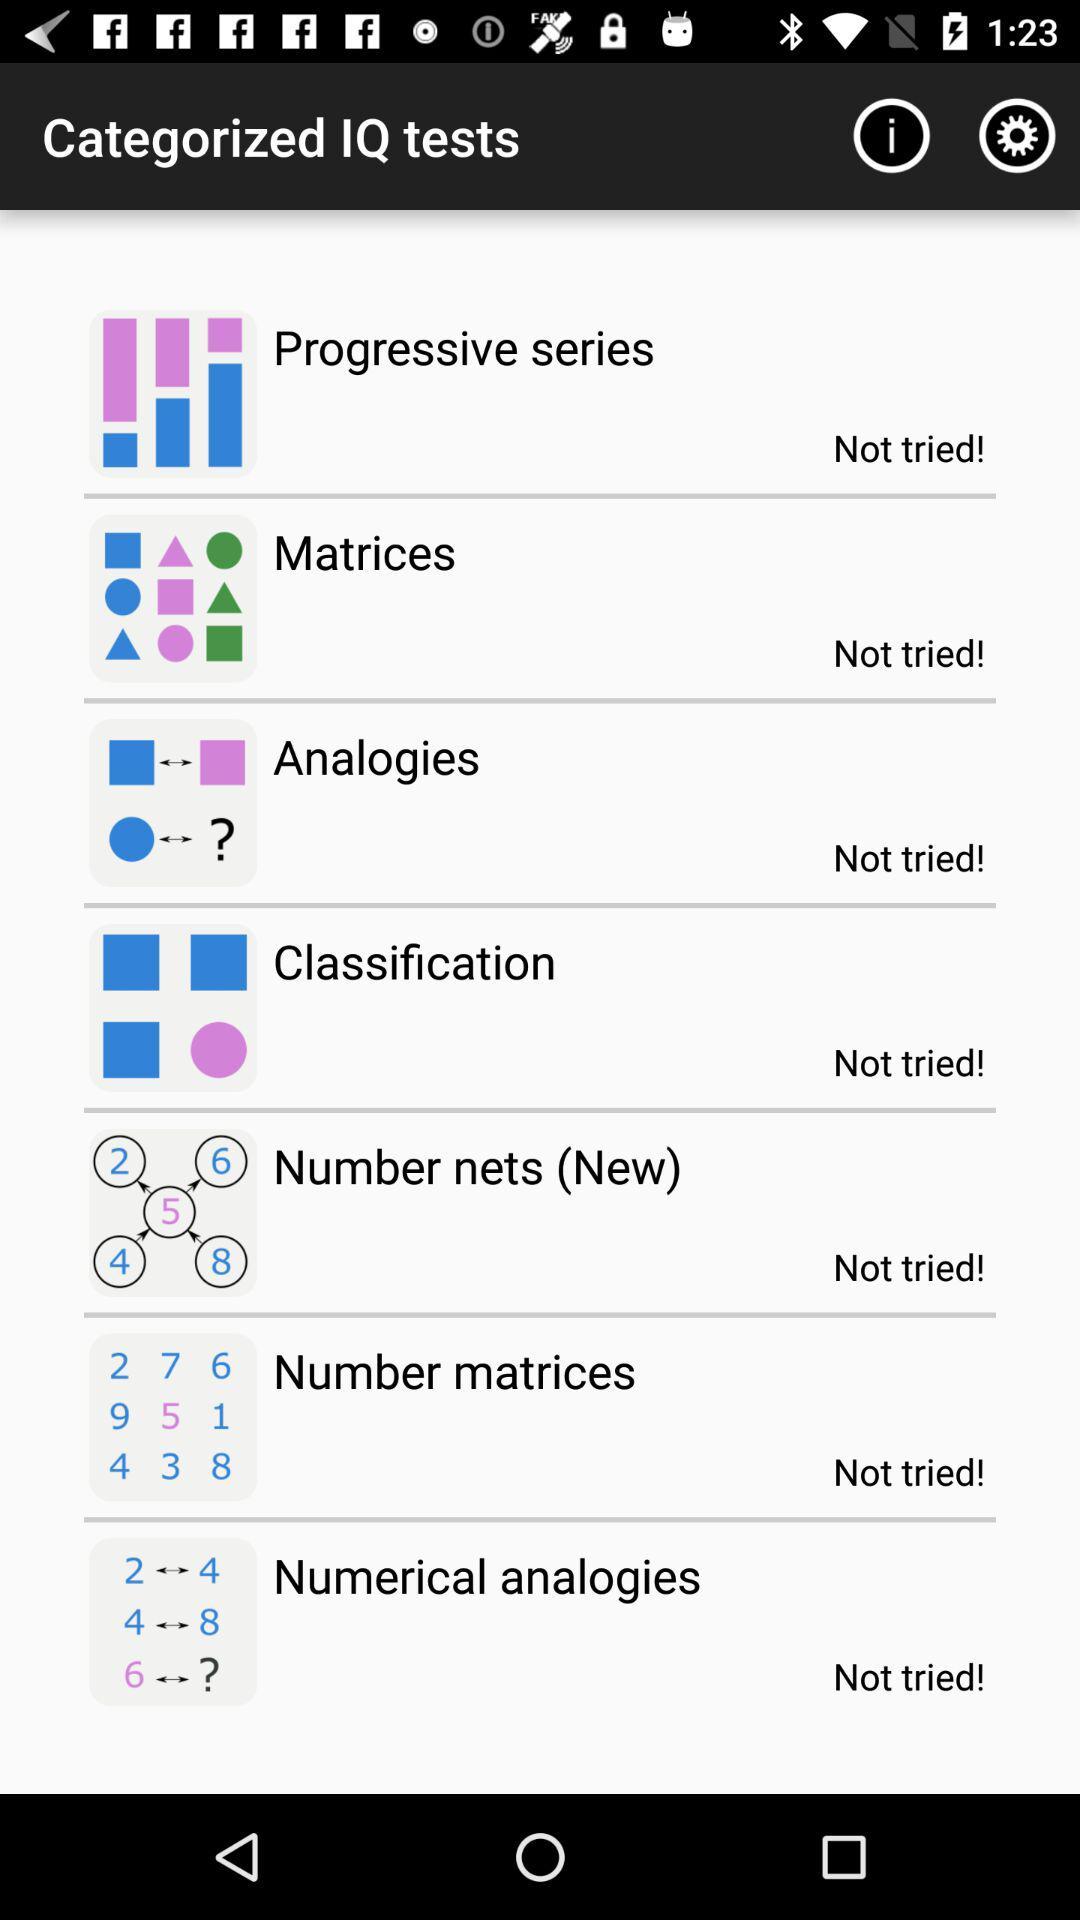 This screenshot has width=1080, height=1920. Describe the element at coordinates (477, 1165) in the screenshot. I see `the number nets (new) item` at that location.